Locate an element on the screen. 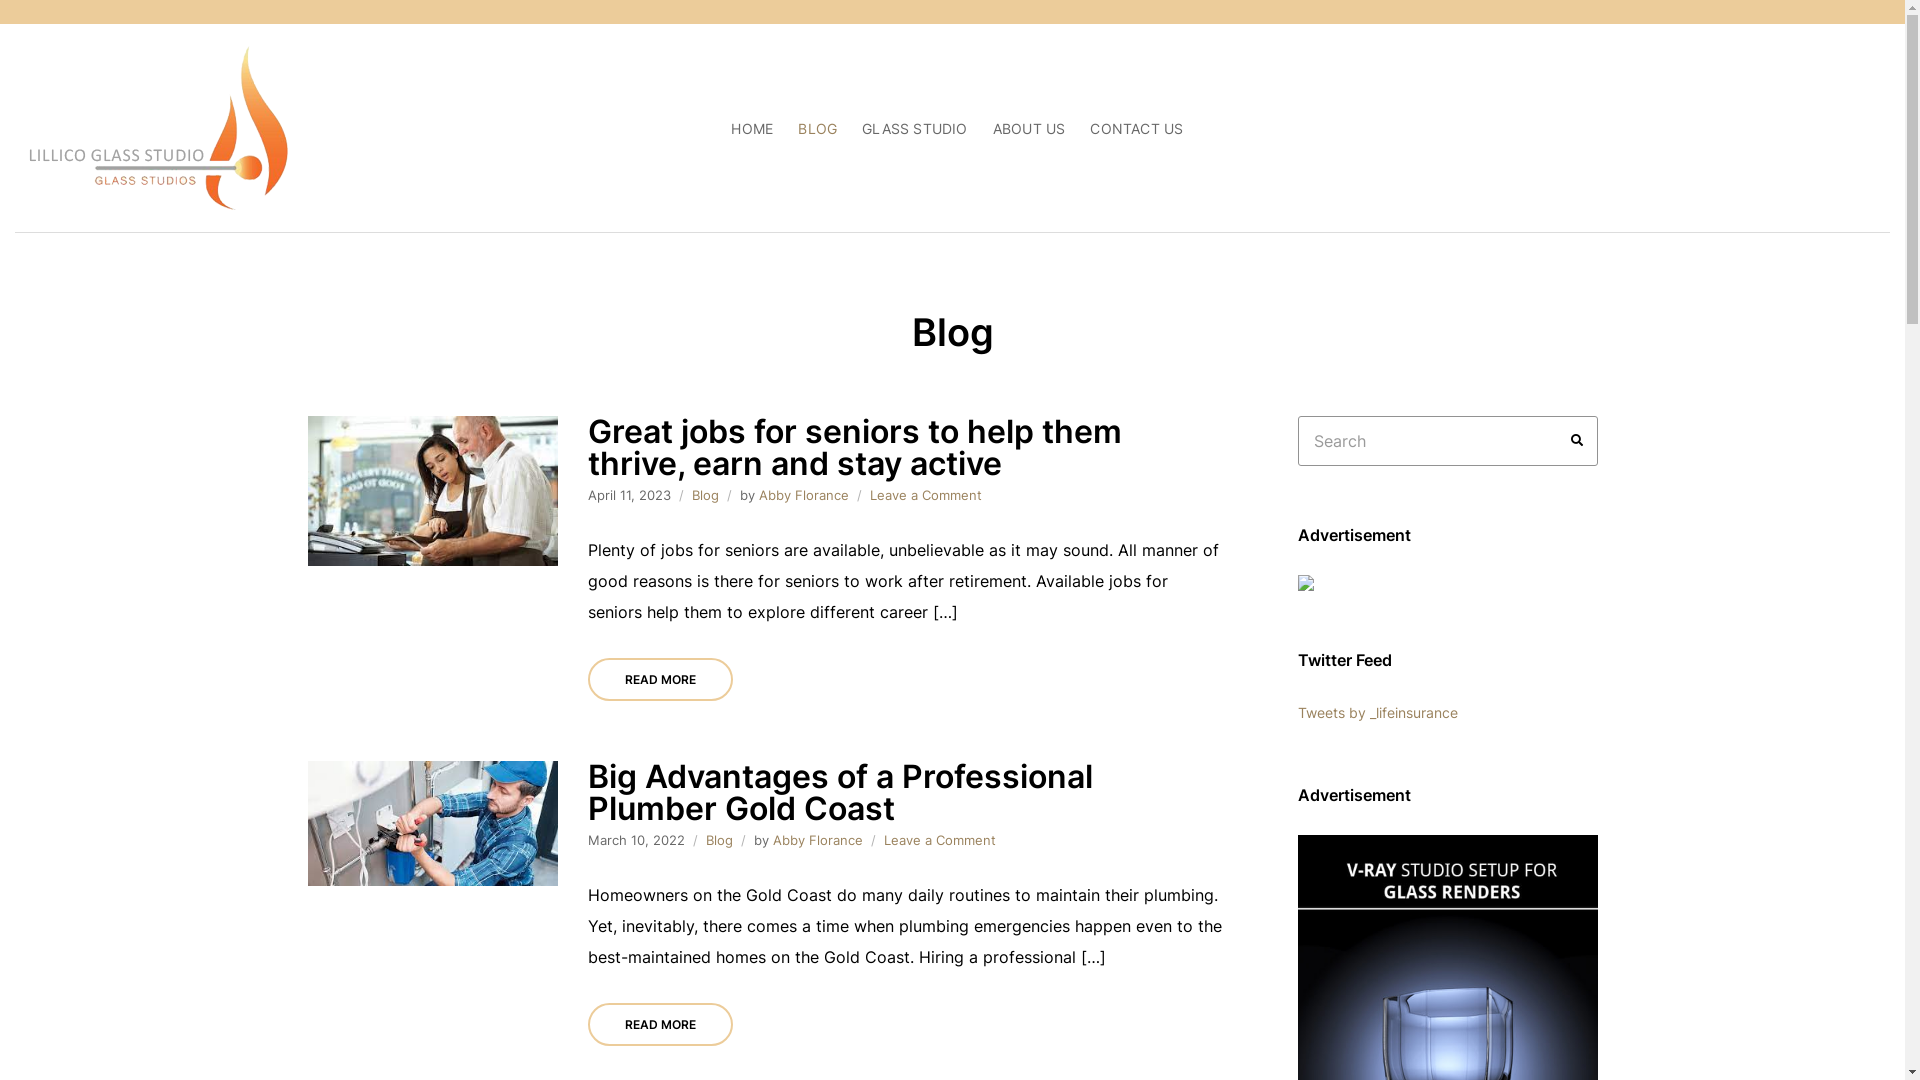 The height and width of the screenshot is (1080, 1920). 'SEARCH' is located at coordinates (1576, 439).